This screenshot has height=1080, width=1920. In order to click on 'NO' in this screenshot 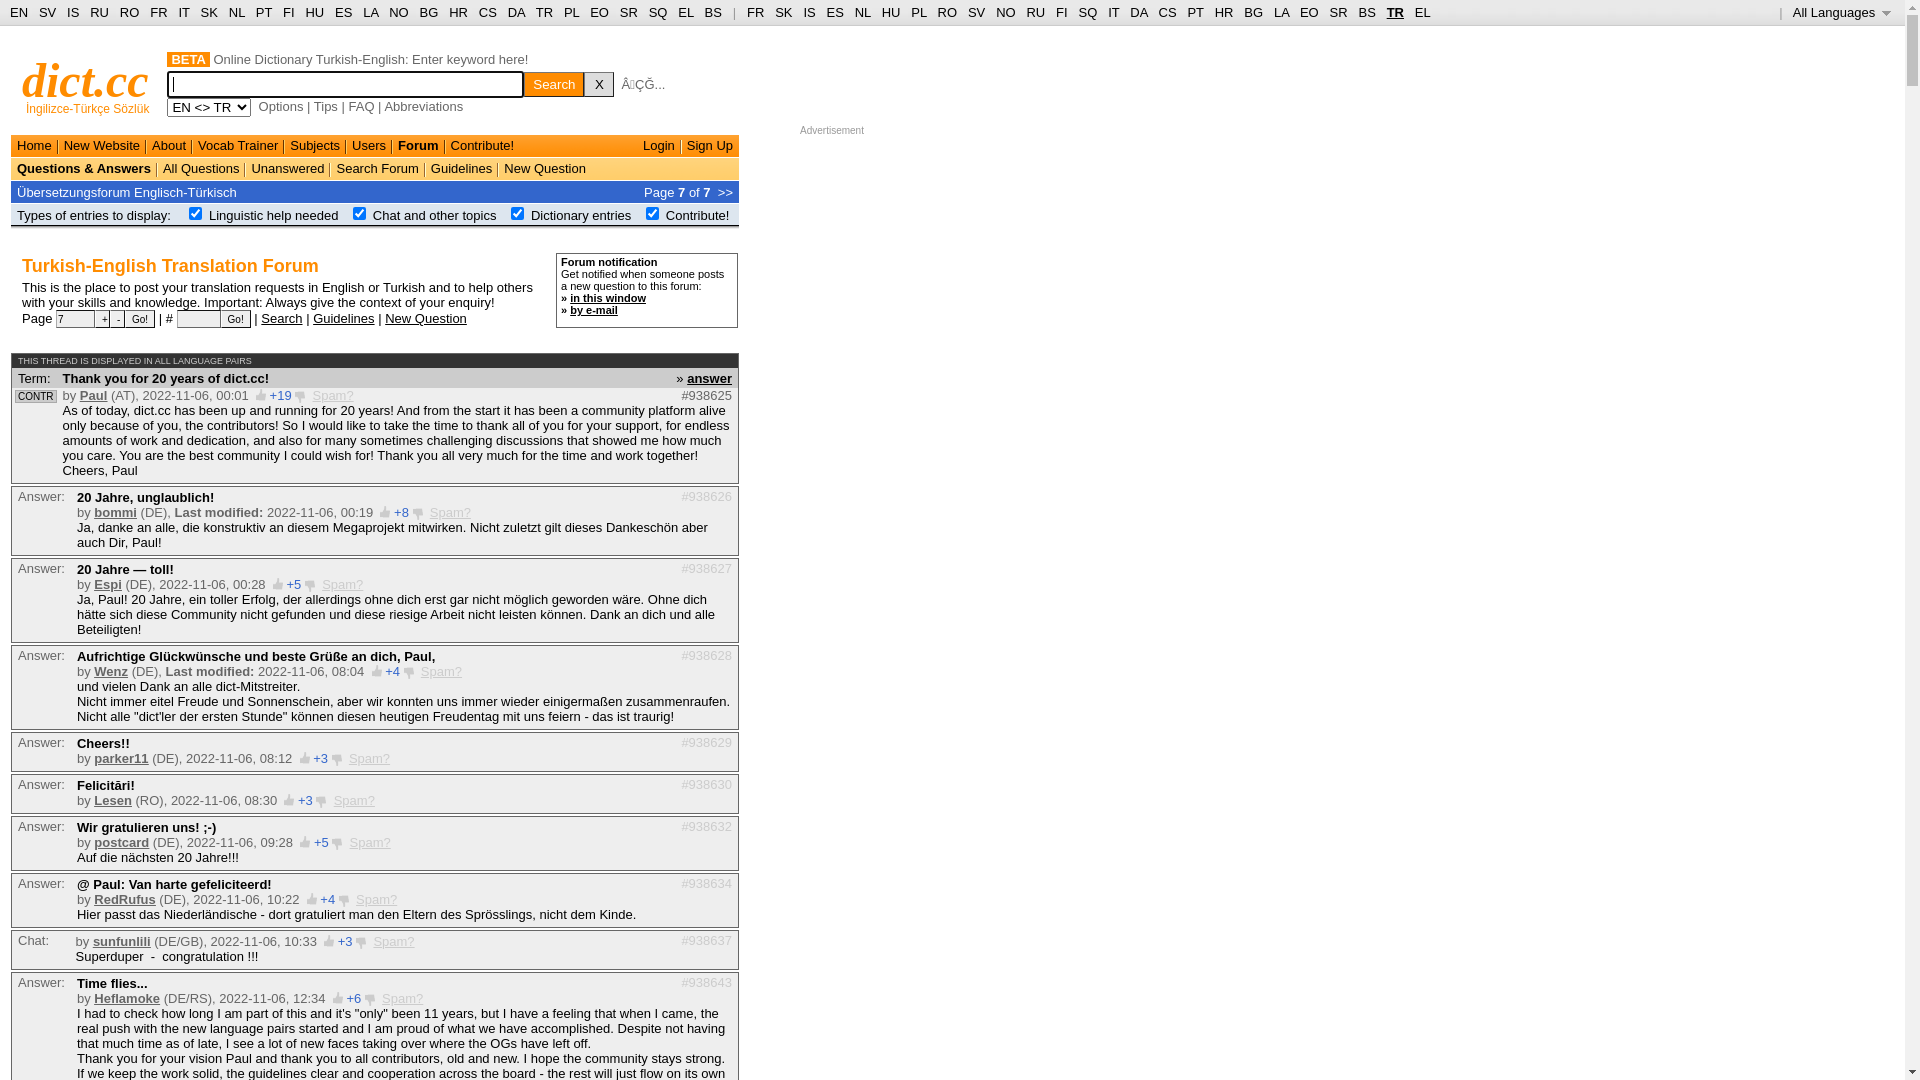, I will do `click(398, 12)`.